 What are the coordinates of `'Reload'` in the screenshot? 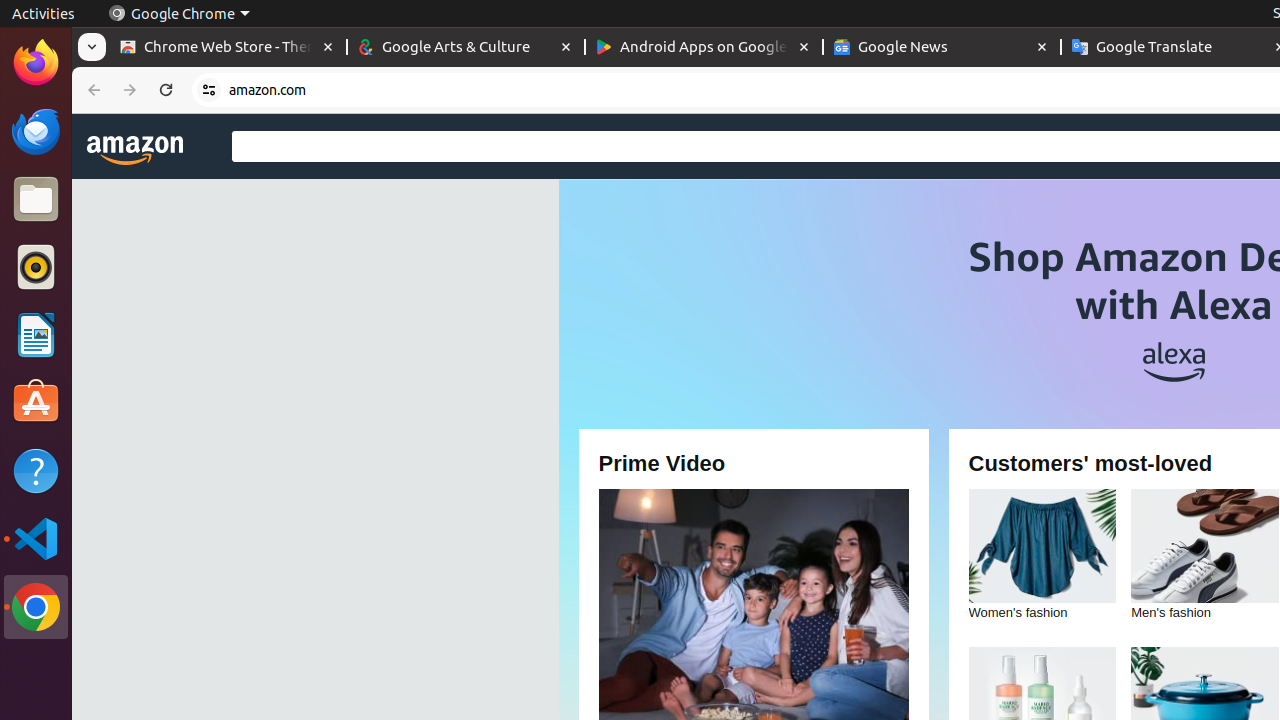 It's located at (166, 90).